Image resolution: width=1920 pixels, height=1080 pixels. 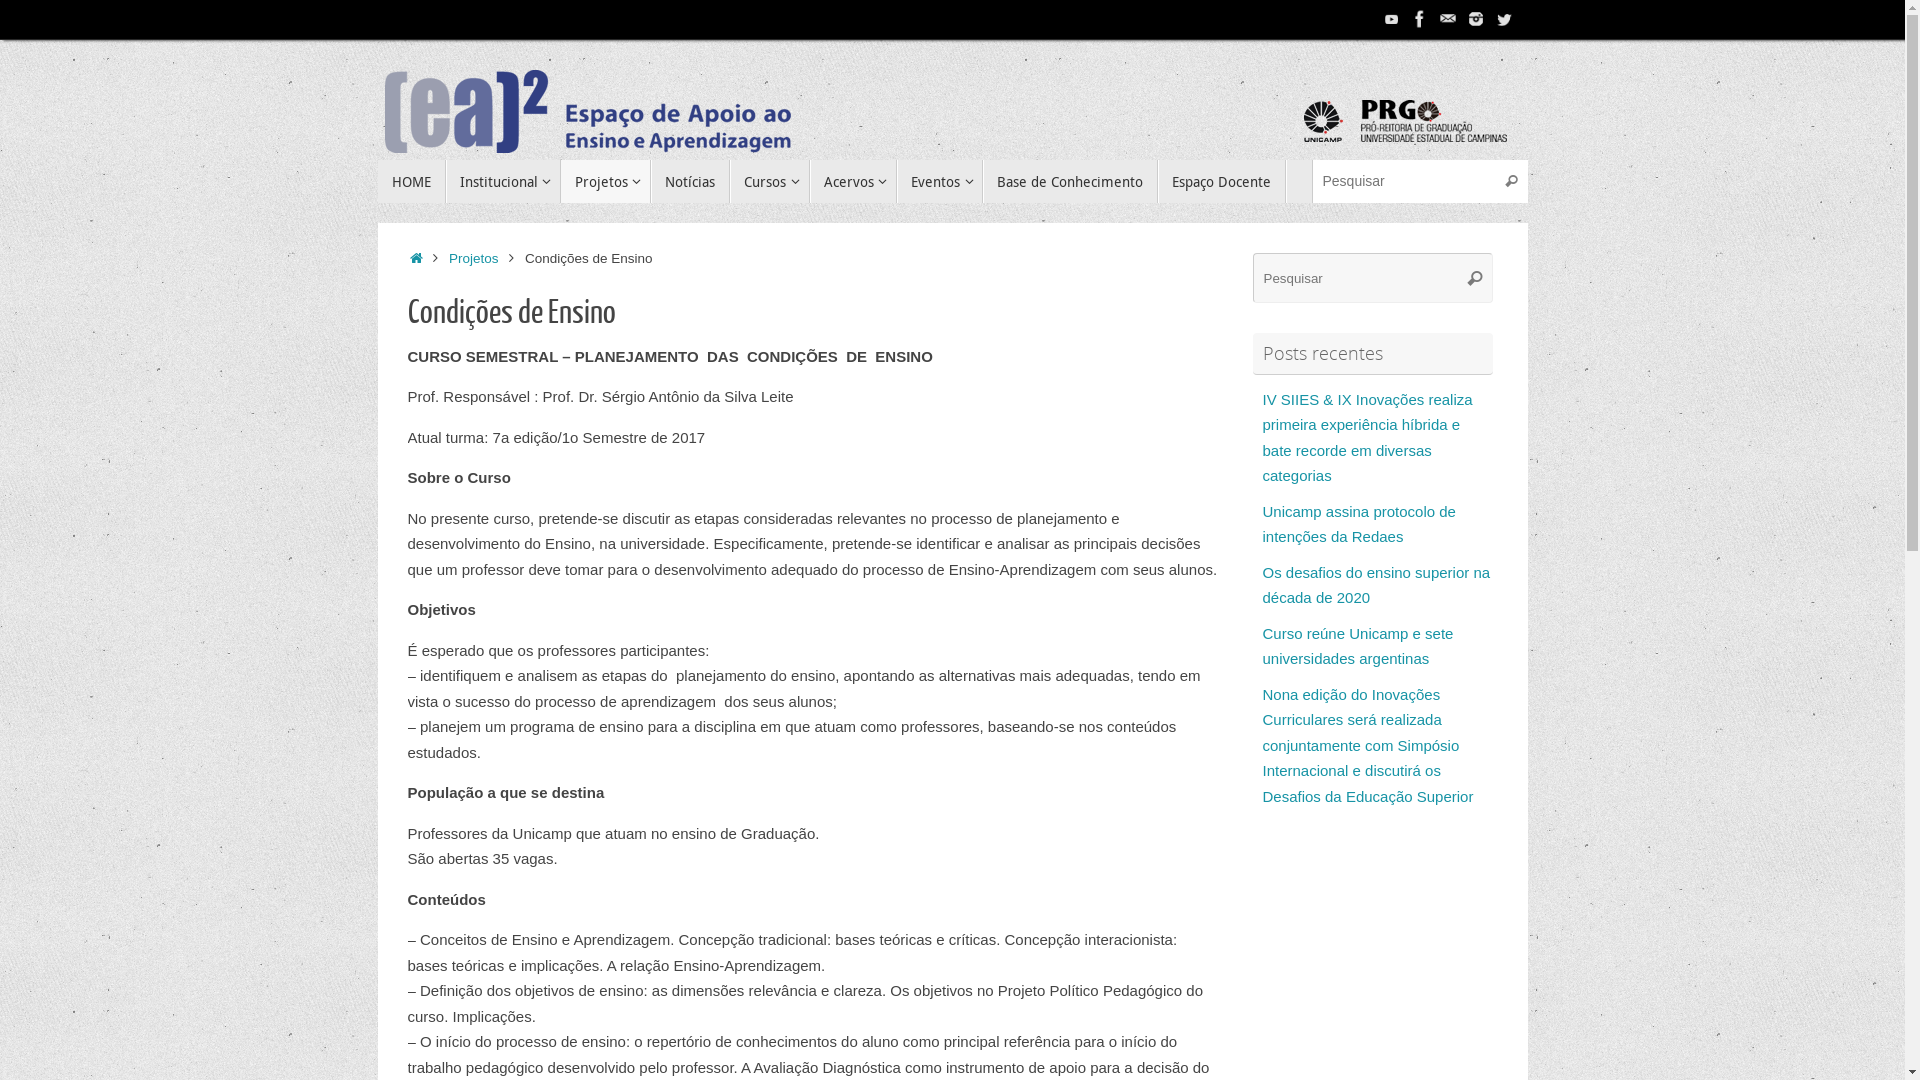 What do you see at coordinates (1448, 19) in the screenshot?
I see `'Mail'` at bounding box center [1448, 19].